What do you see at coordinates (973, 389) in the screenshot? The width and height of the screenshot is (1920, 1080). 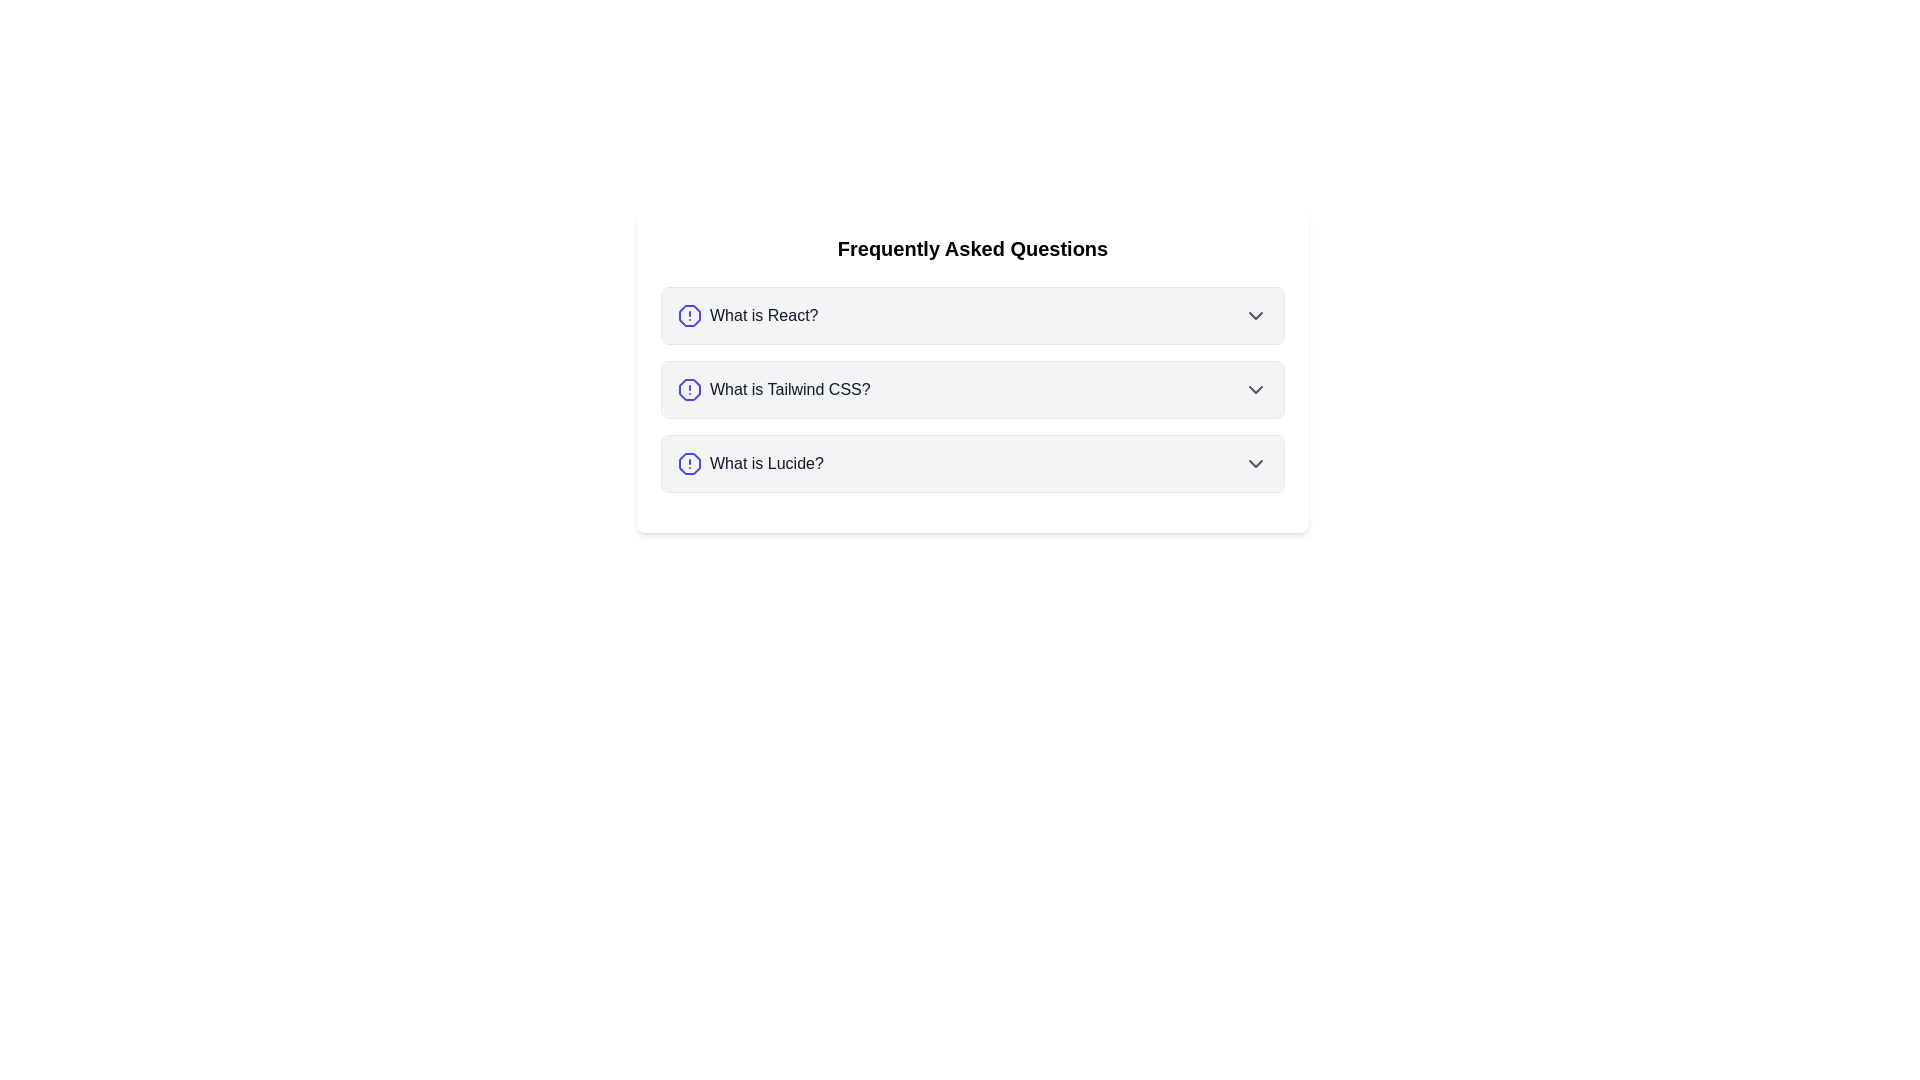 I see `the second expandable list item under 'Frequently Asked Questions'` at bounding box center [973, 389].